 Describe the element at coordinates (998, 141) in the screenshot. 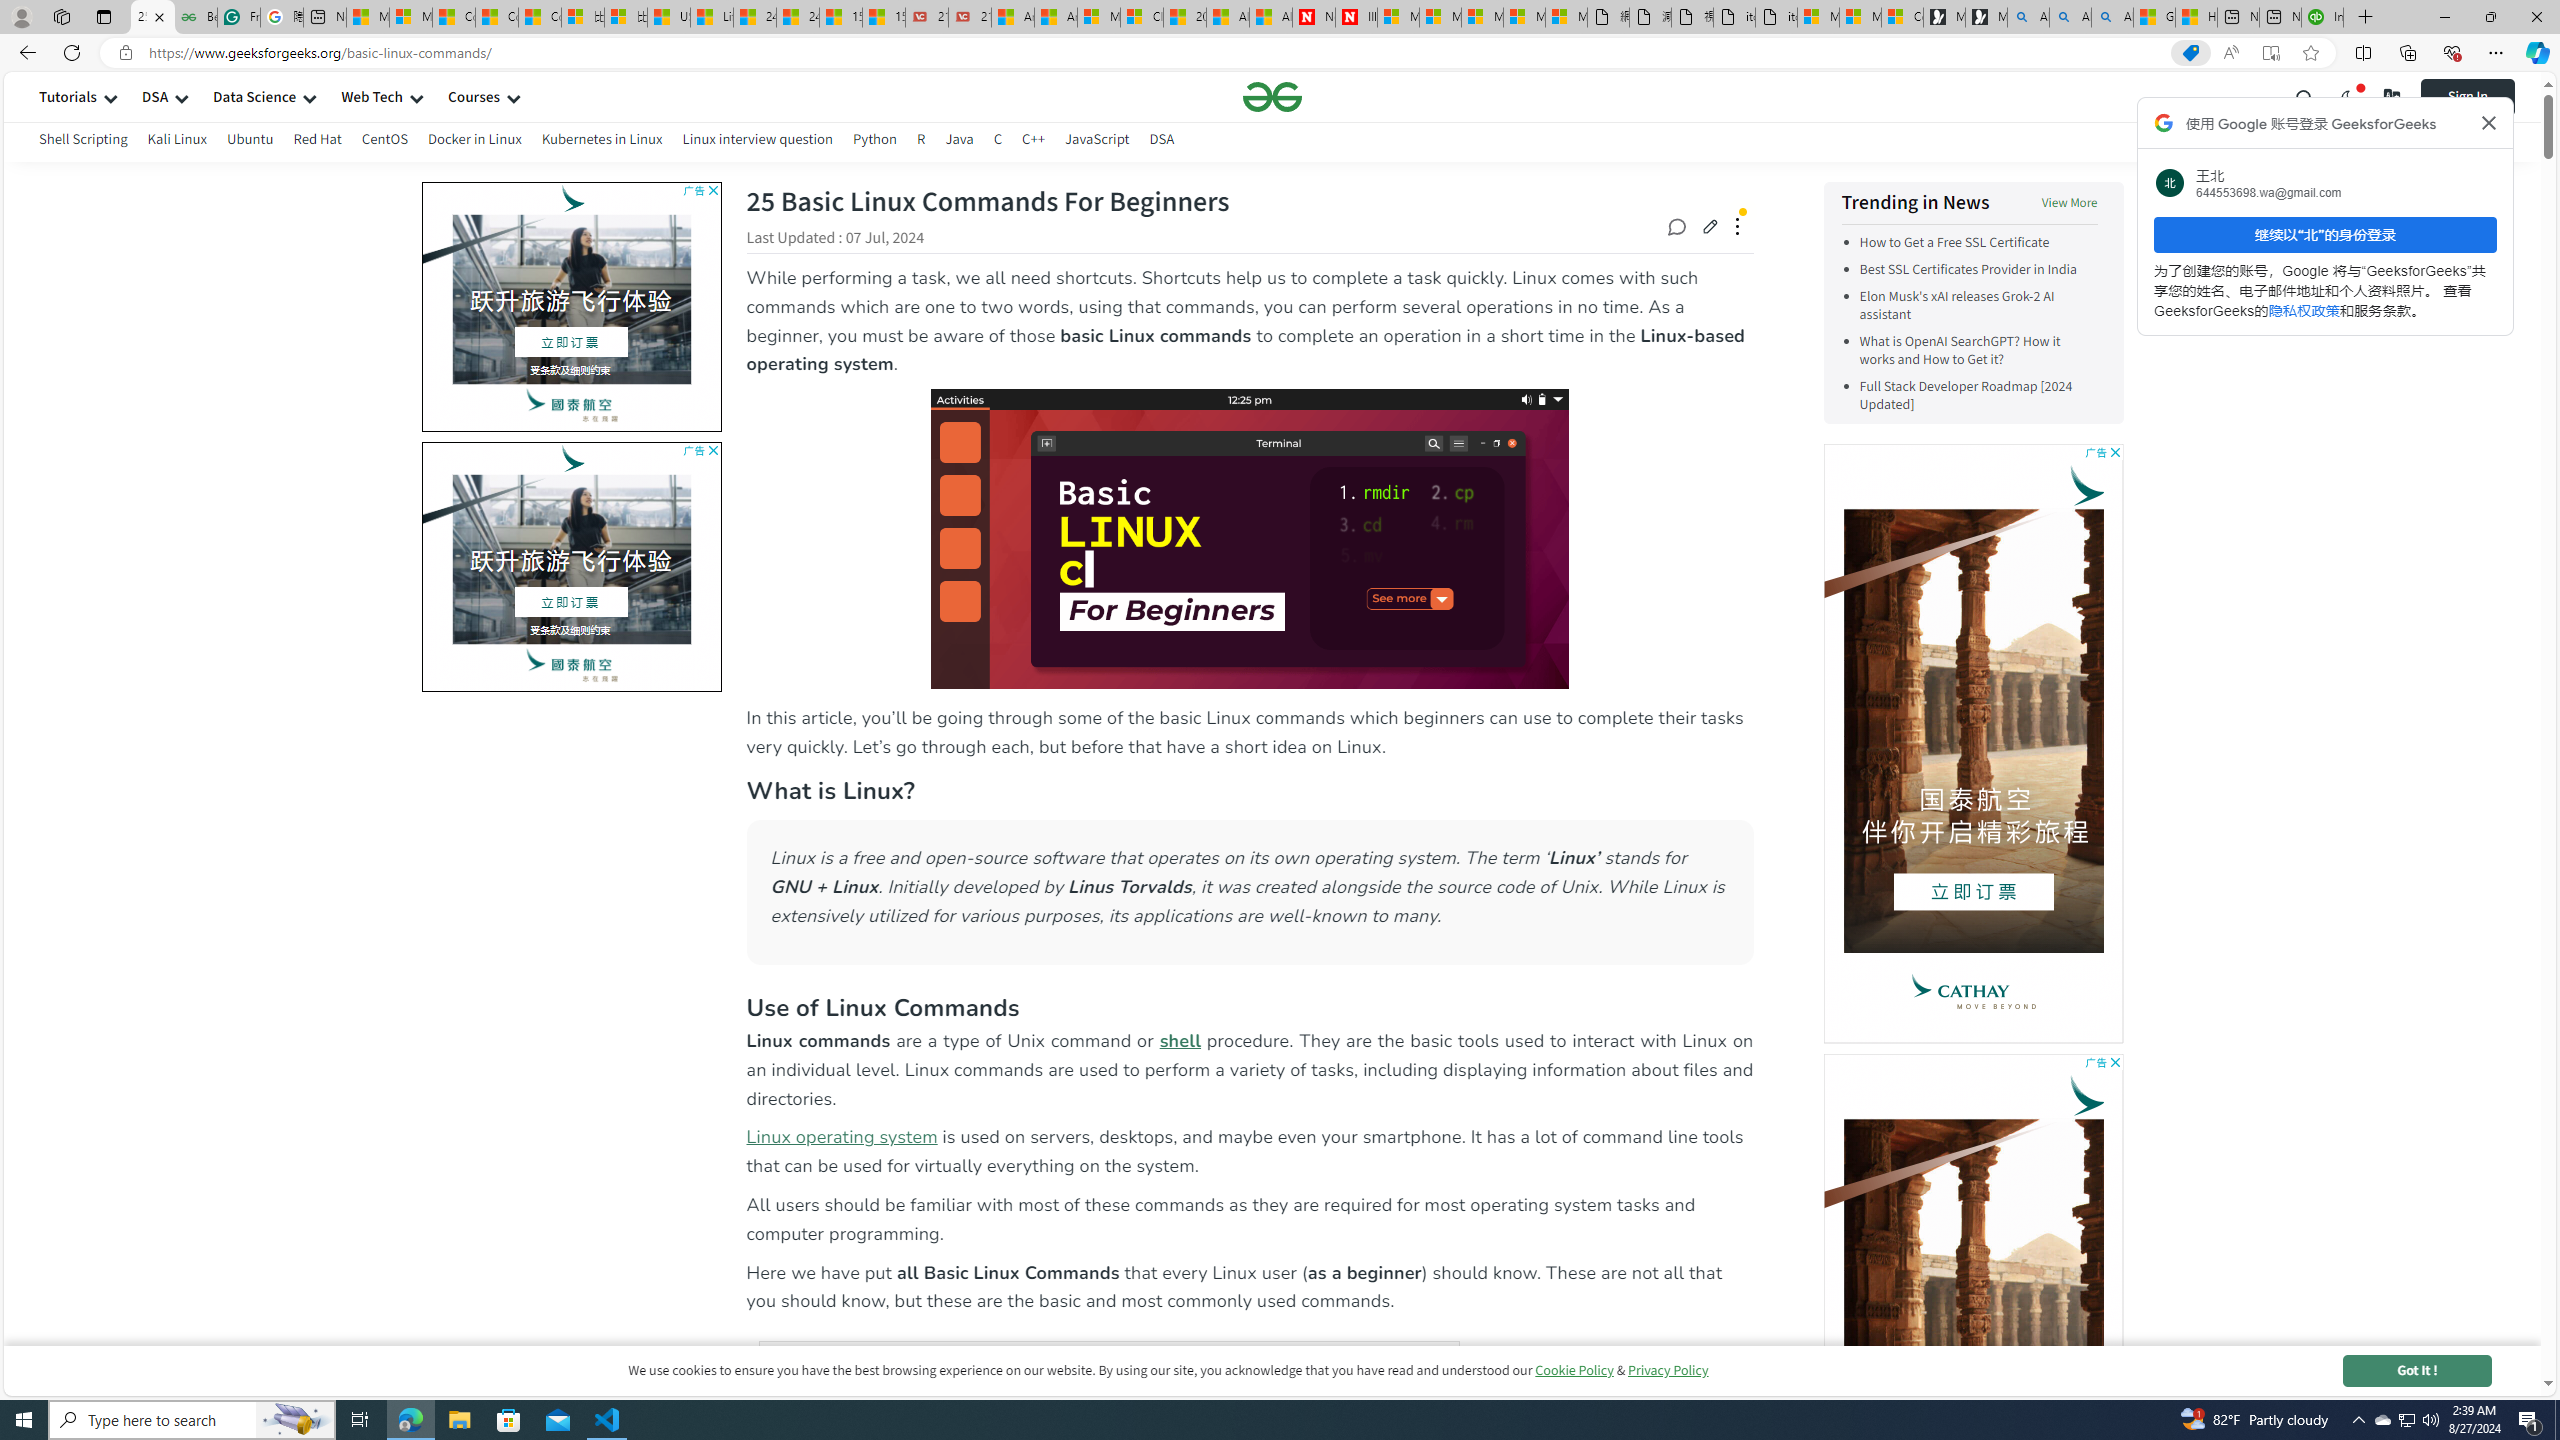

I see `'C'` at that location.